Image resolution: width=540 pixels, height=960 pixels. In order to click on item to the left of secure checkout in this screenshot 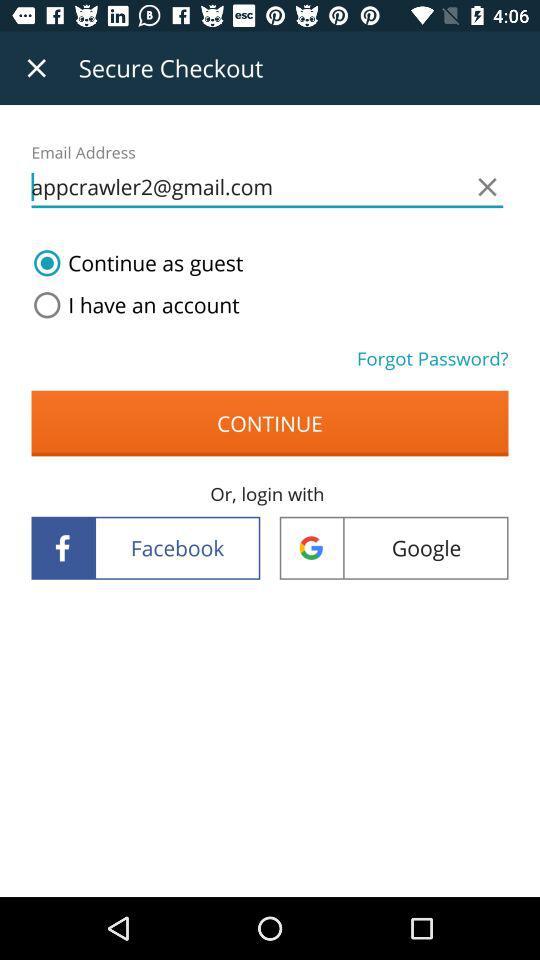, I will do `click(36, 68)`.